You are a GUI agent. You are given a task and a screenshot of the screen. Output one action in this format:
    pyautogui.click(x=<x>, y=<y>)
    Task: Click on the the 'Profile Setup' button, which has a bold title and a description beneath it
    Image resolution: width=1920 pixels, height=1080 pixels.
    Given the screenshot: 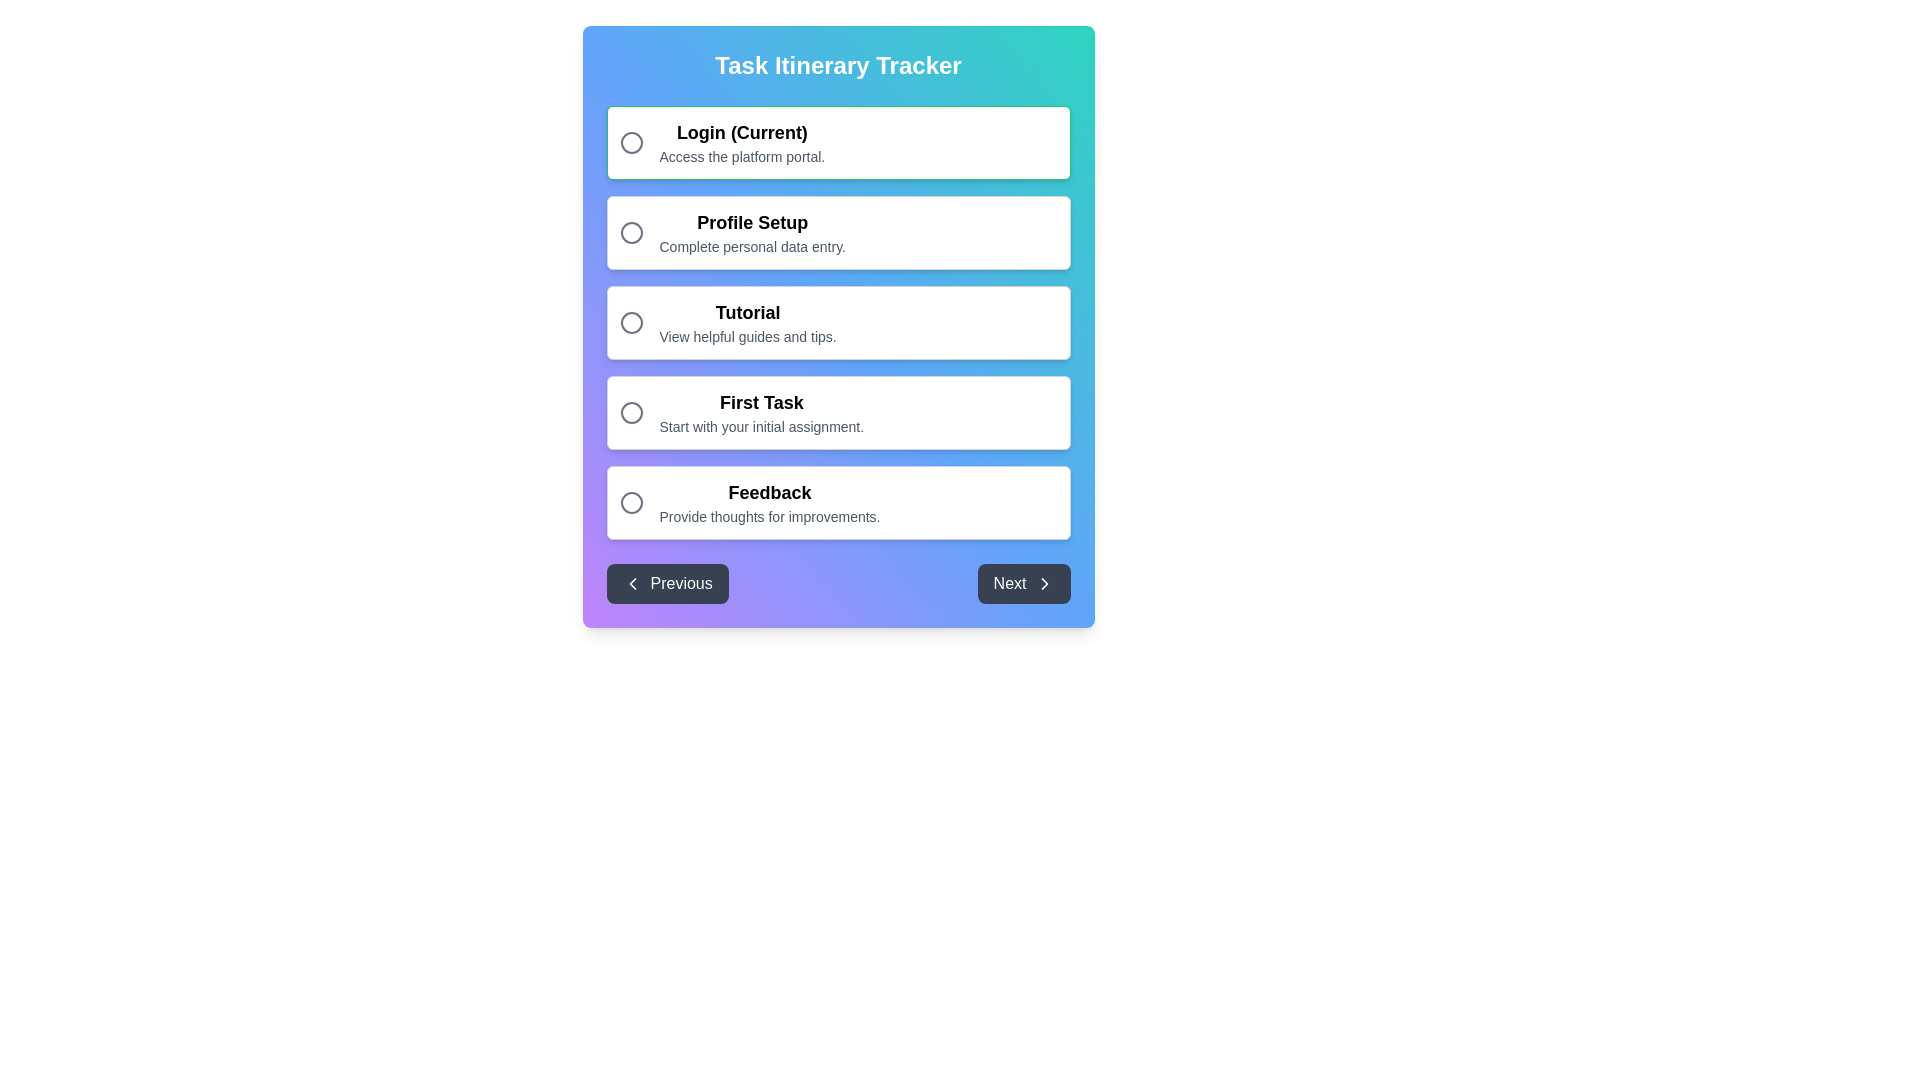 What is the action you would take?
    pyautogui.click(x=838, y=231)
    